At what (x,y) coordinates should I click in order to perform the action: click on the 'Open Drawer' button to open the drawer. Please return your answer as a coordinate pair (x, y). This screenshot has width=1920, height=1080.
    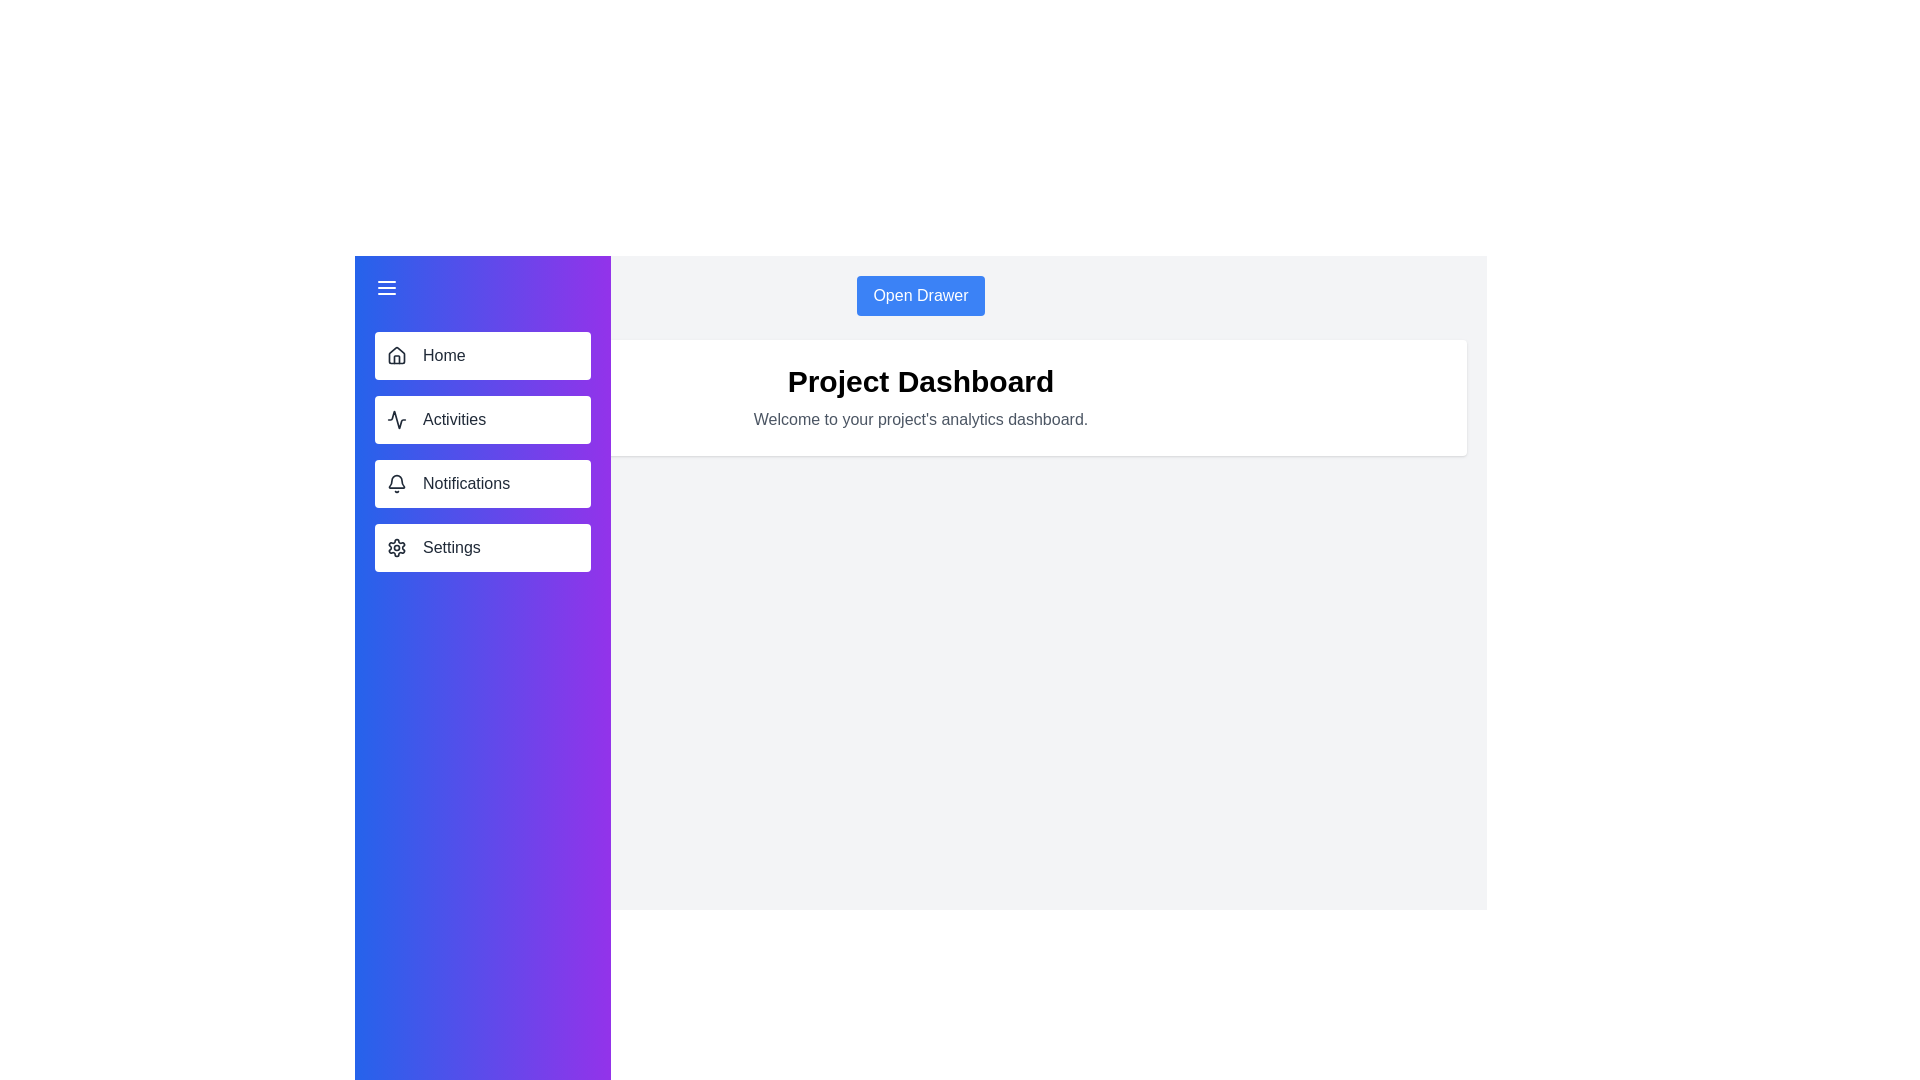
    Looking at the image, I should click on (920, 296).